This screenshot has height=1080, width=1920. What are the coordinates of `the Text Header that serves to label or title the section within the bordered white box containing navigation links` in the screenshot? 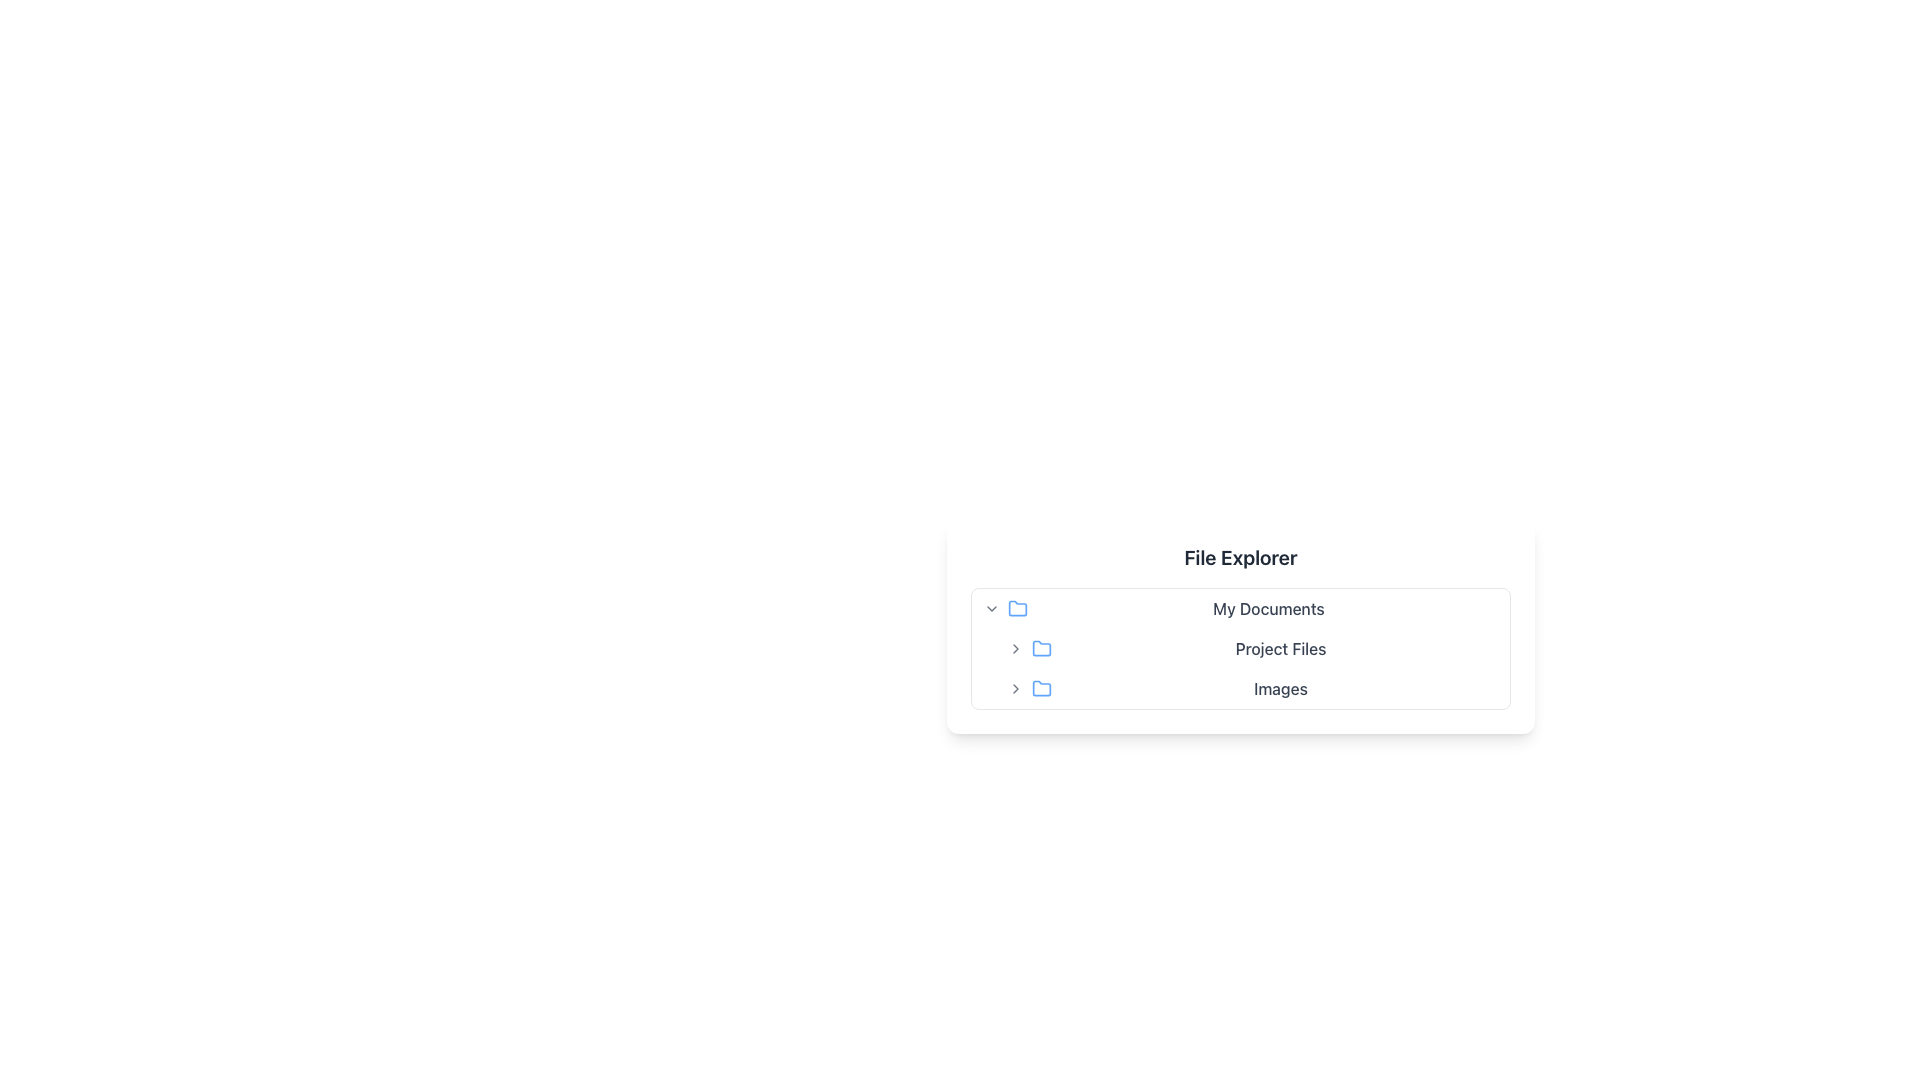 It's located at (1240, 558).